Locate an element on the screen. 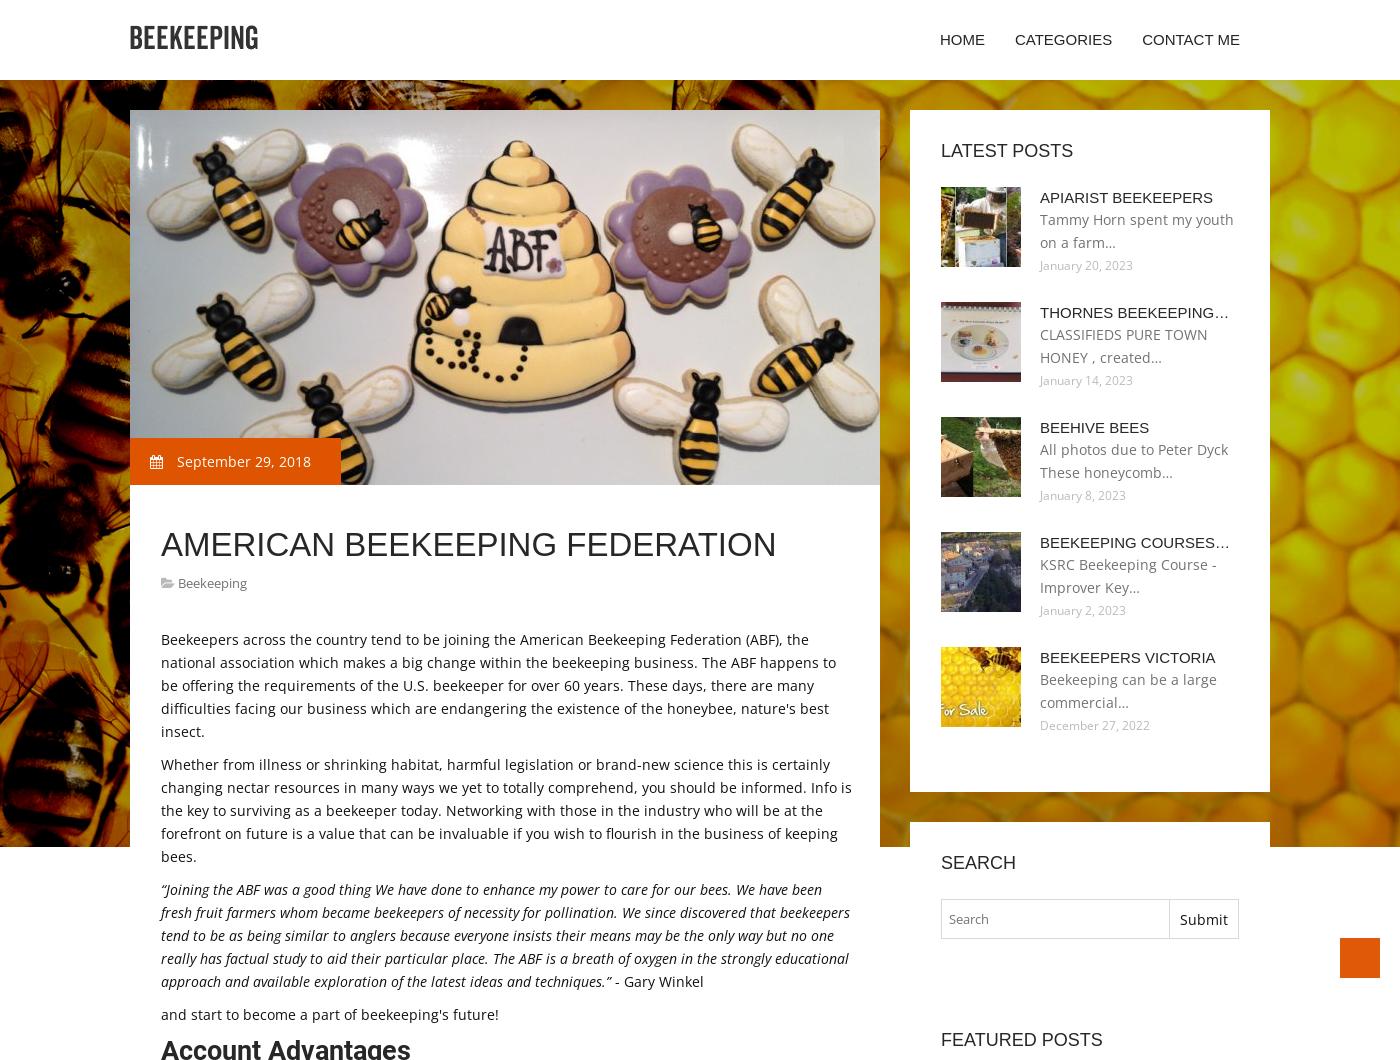 The width and height of the screenshot is (1400, 1060). 'All photos due to Peter Dyck These honeycomb…' is located at coordinates (1134, 459).